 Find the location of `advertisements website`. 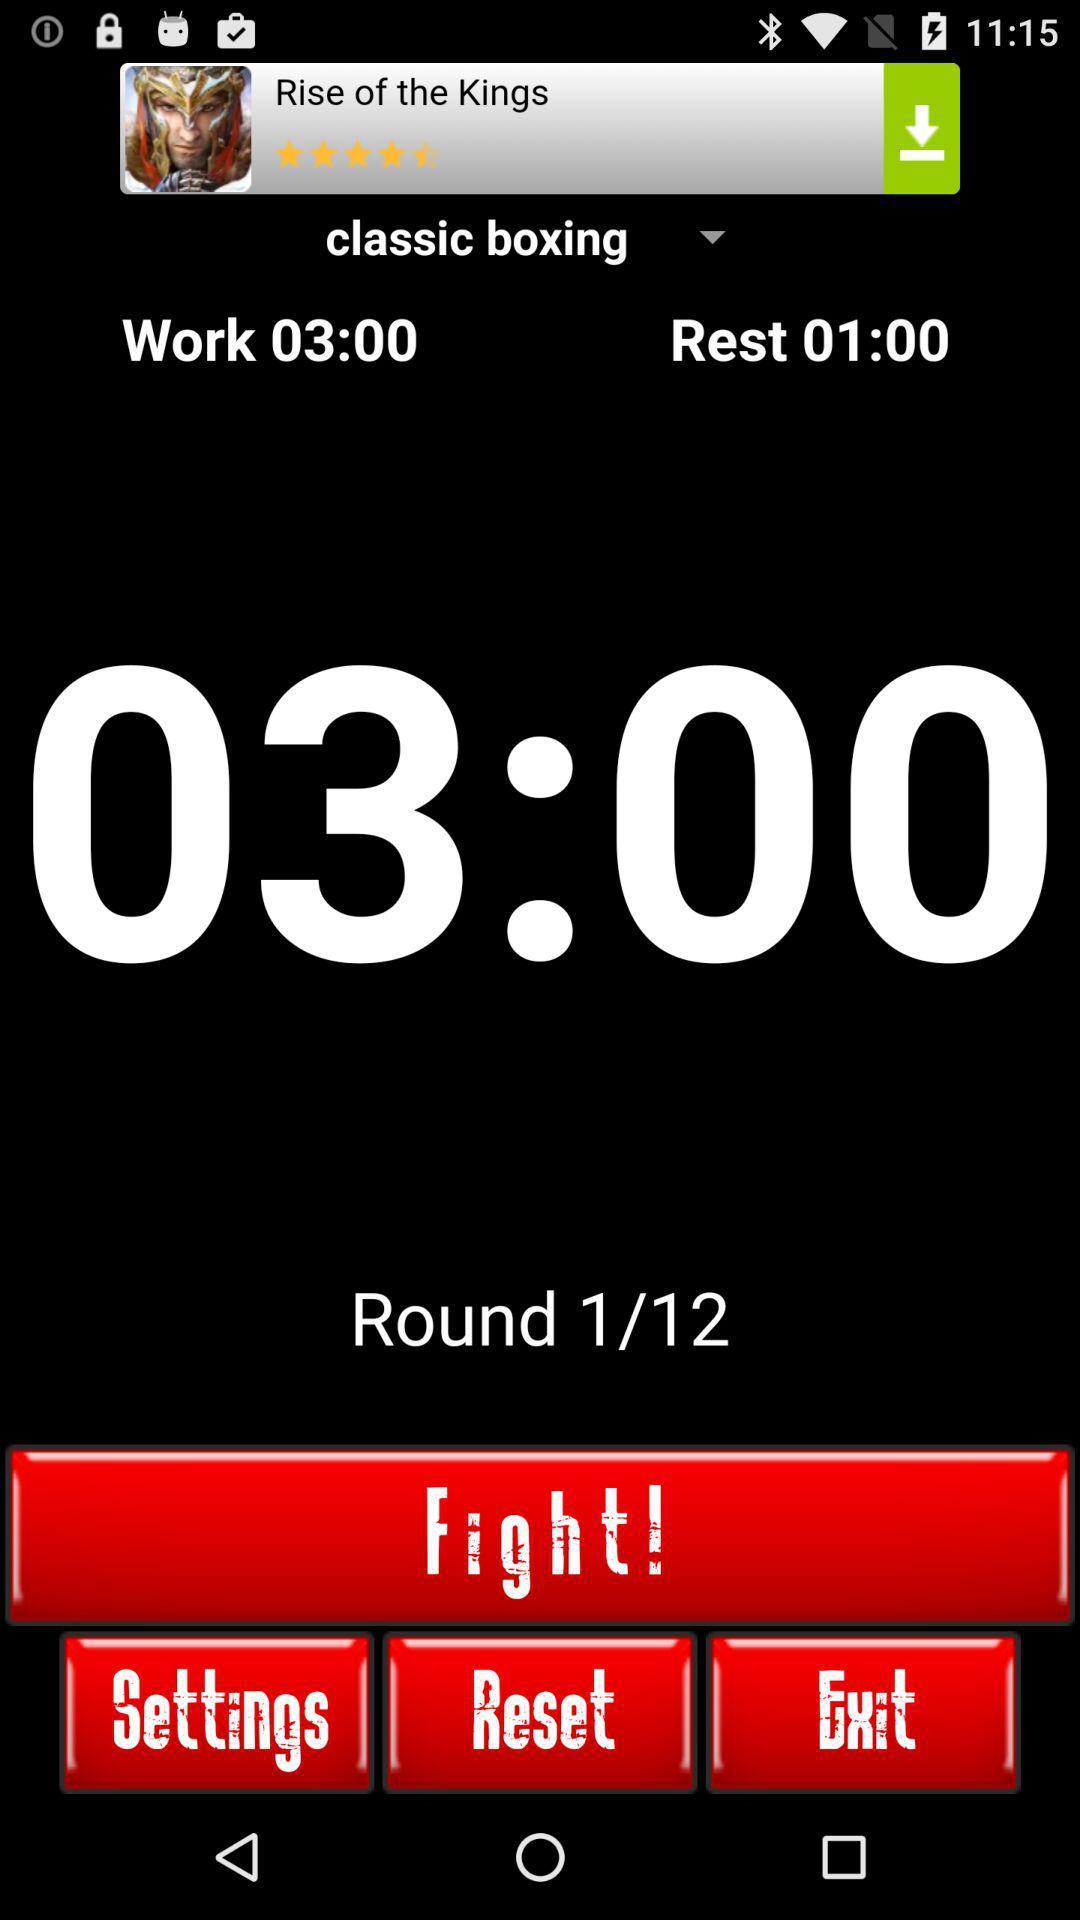

advertisements website is located at coordinates (540, 127).